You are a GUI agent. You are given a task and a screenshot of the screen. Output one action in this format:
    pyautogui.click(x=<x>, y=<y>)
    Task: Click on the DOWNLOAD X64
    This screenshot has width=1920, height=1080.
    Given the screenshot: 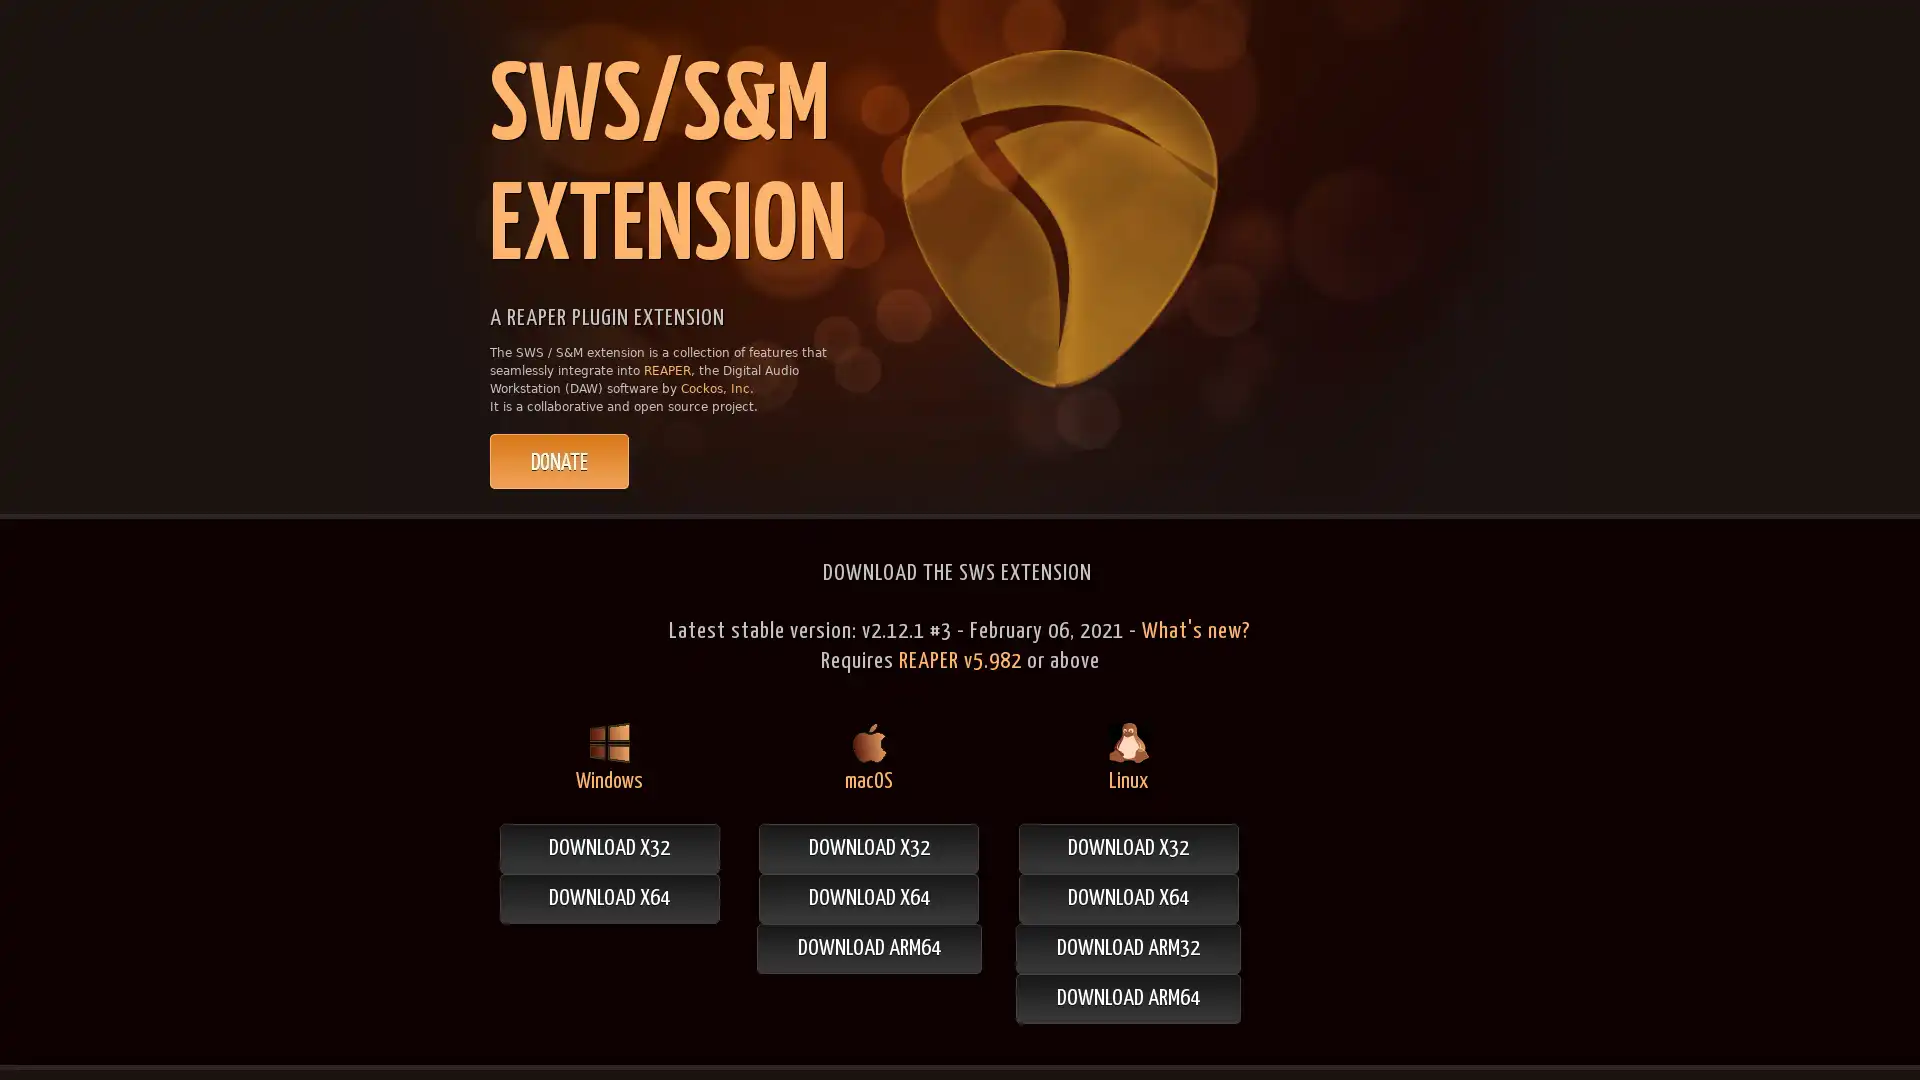 What is the action you would take?
    pyautogui.click(x=1280, y=897)
    